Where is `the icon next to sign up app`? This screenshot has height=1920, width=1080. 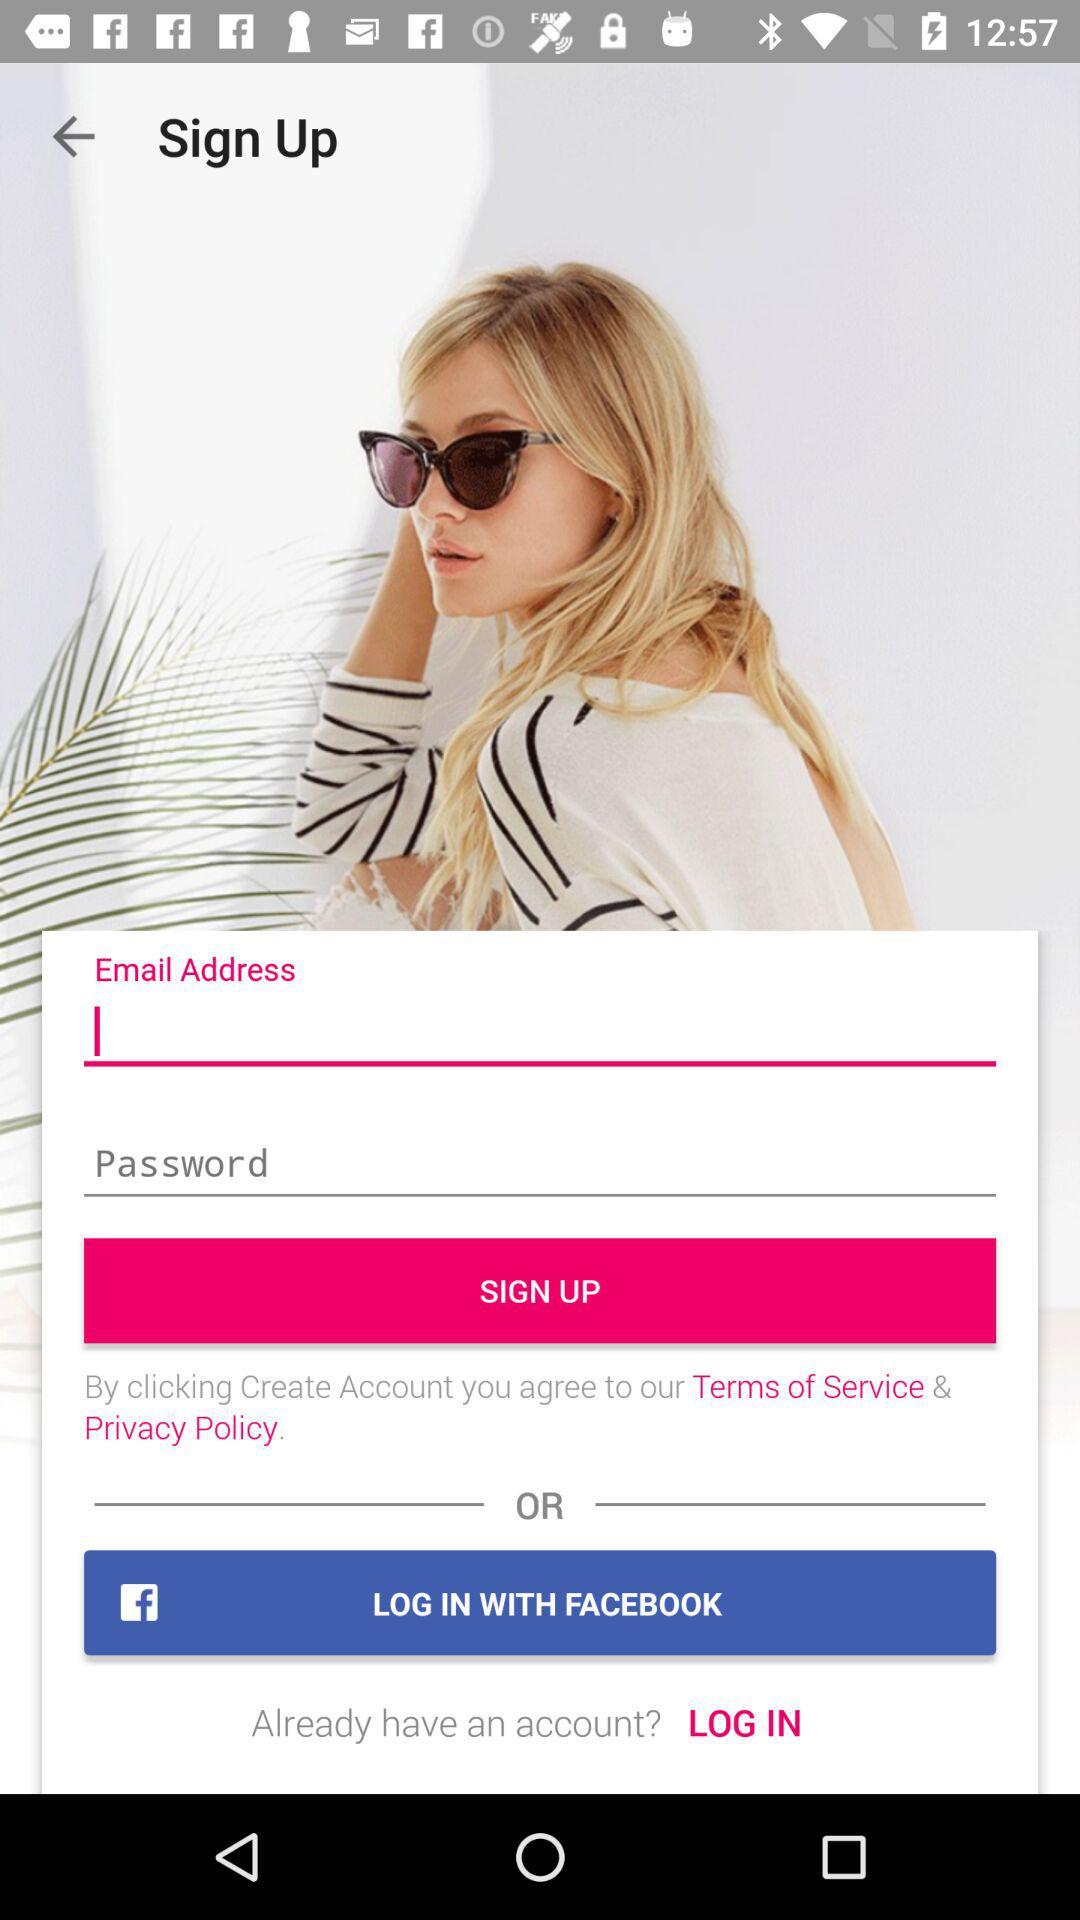 the icon next to sign up app is located at coordinates (72, 135).